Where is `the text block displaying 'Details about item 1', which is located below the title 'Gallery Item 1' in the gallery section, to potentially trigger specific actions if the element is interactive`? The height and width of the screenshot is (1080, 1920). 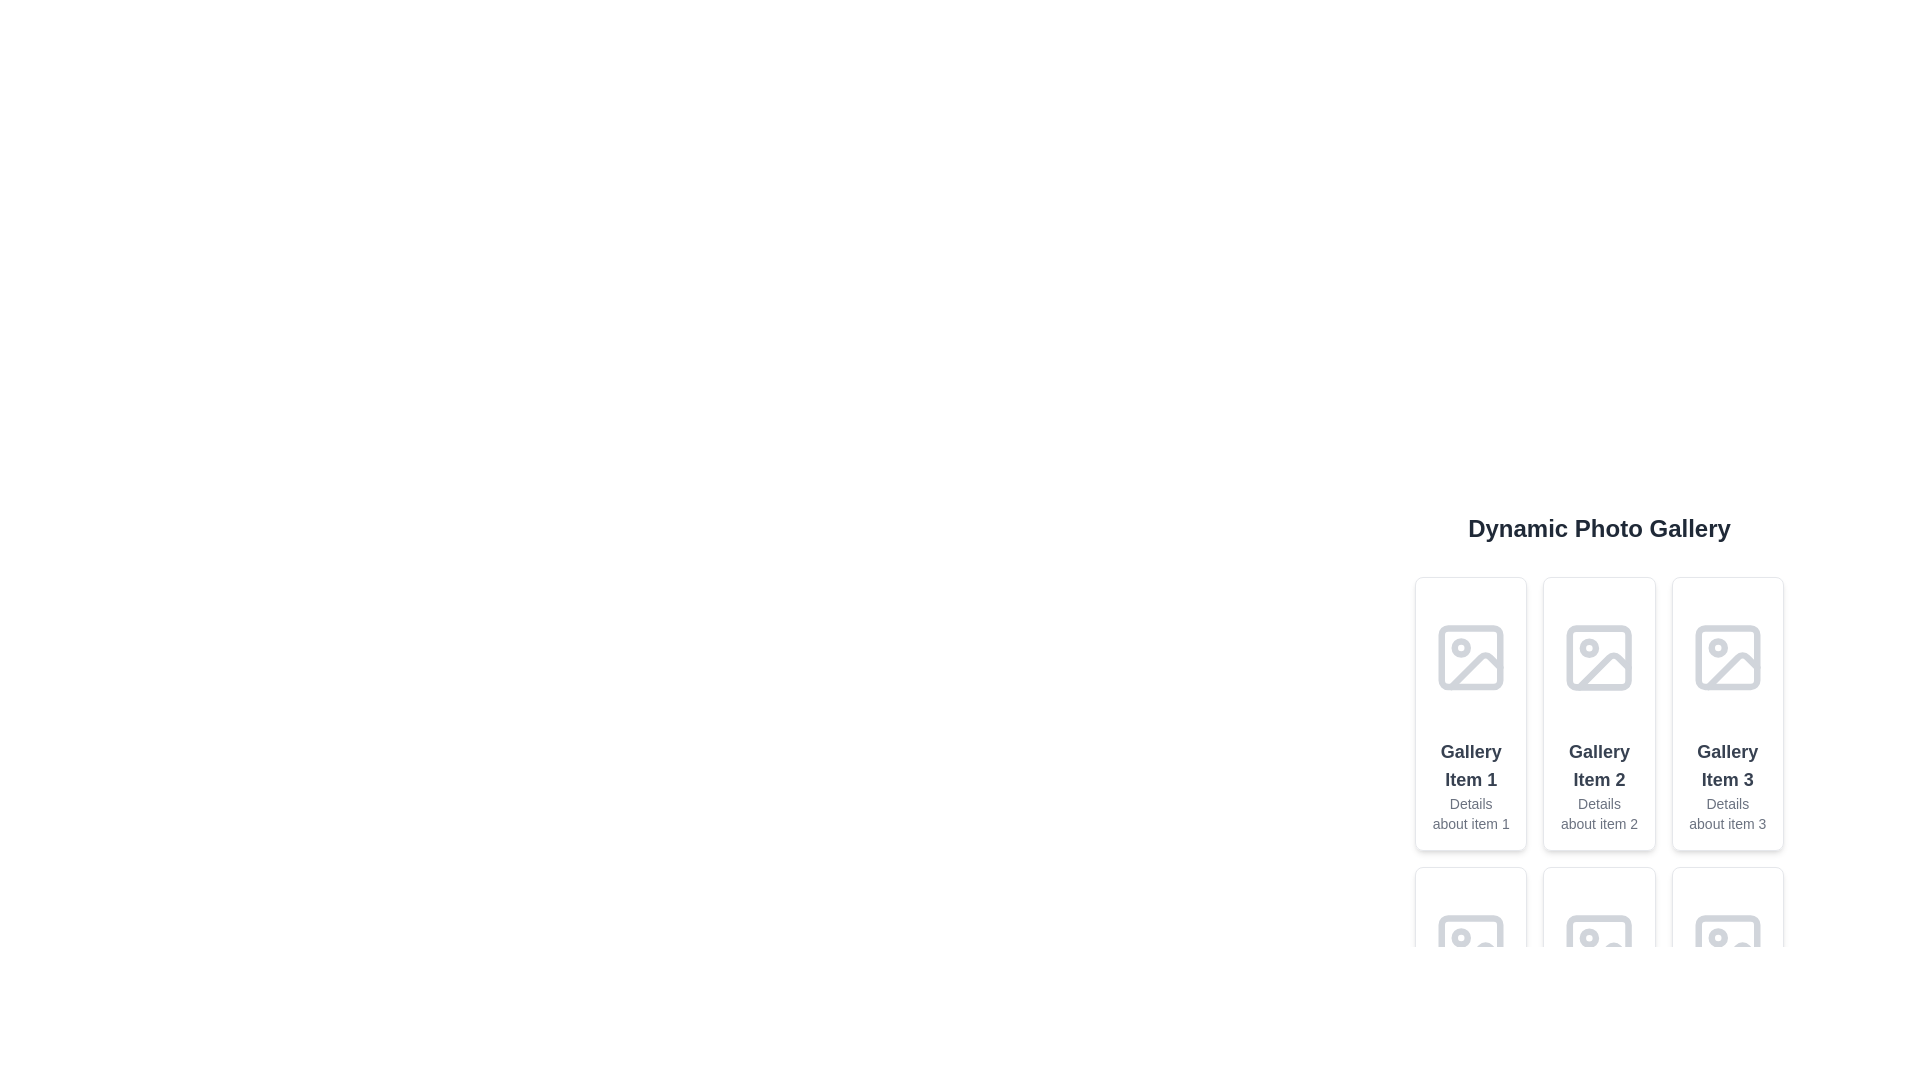 the text block displaying 'Details about item 1', which is located below the title 'Gallery Item 1' in the gallery section, to potentially trigger specific actions if the element is interactive is located at coordinates (1471, 813).